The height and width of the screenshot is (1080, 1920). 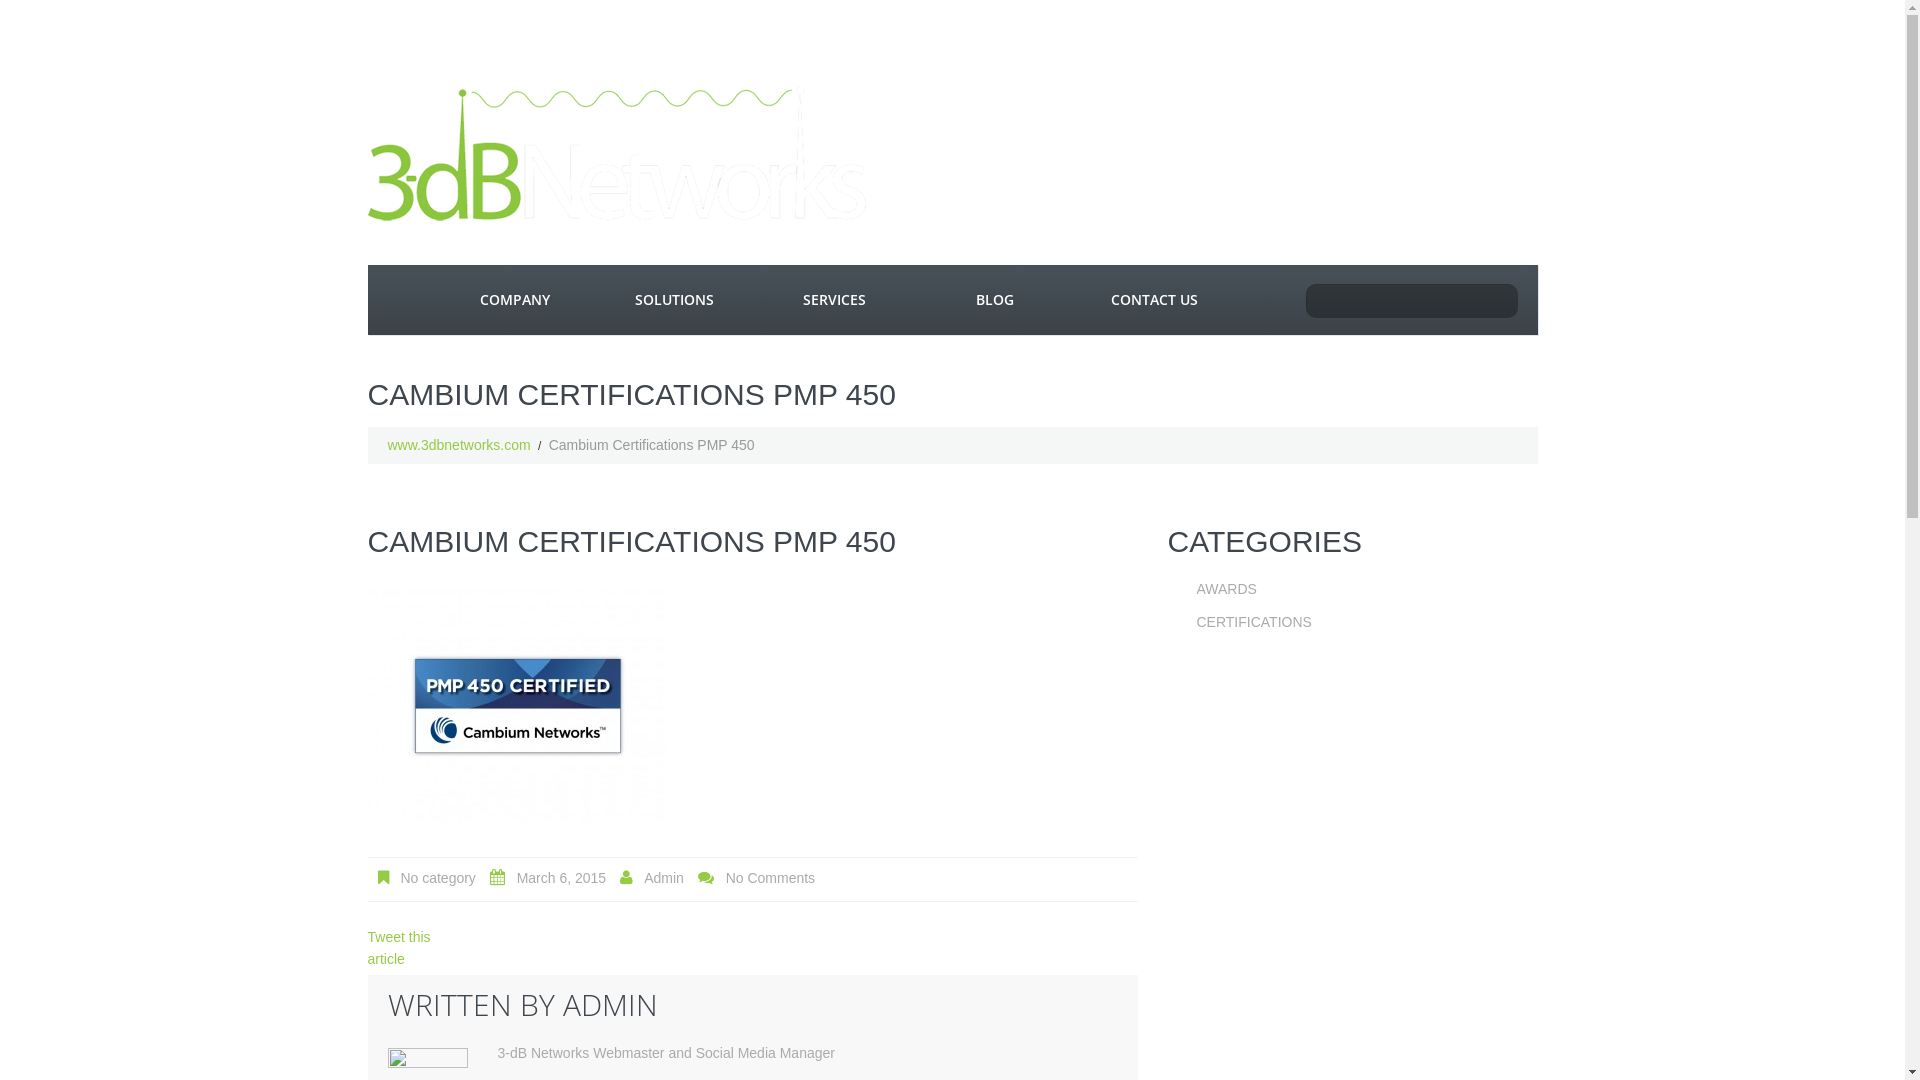 I want to click on 'CERTIFICATIONS', so click(x=1195, y=620).